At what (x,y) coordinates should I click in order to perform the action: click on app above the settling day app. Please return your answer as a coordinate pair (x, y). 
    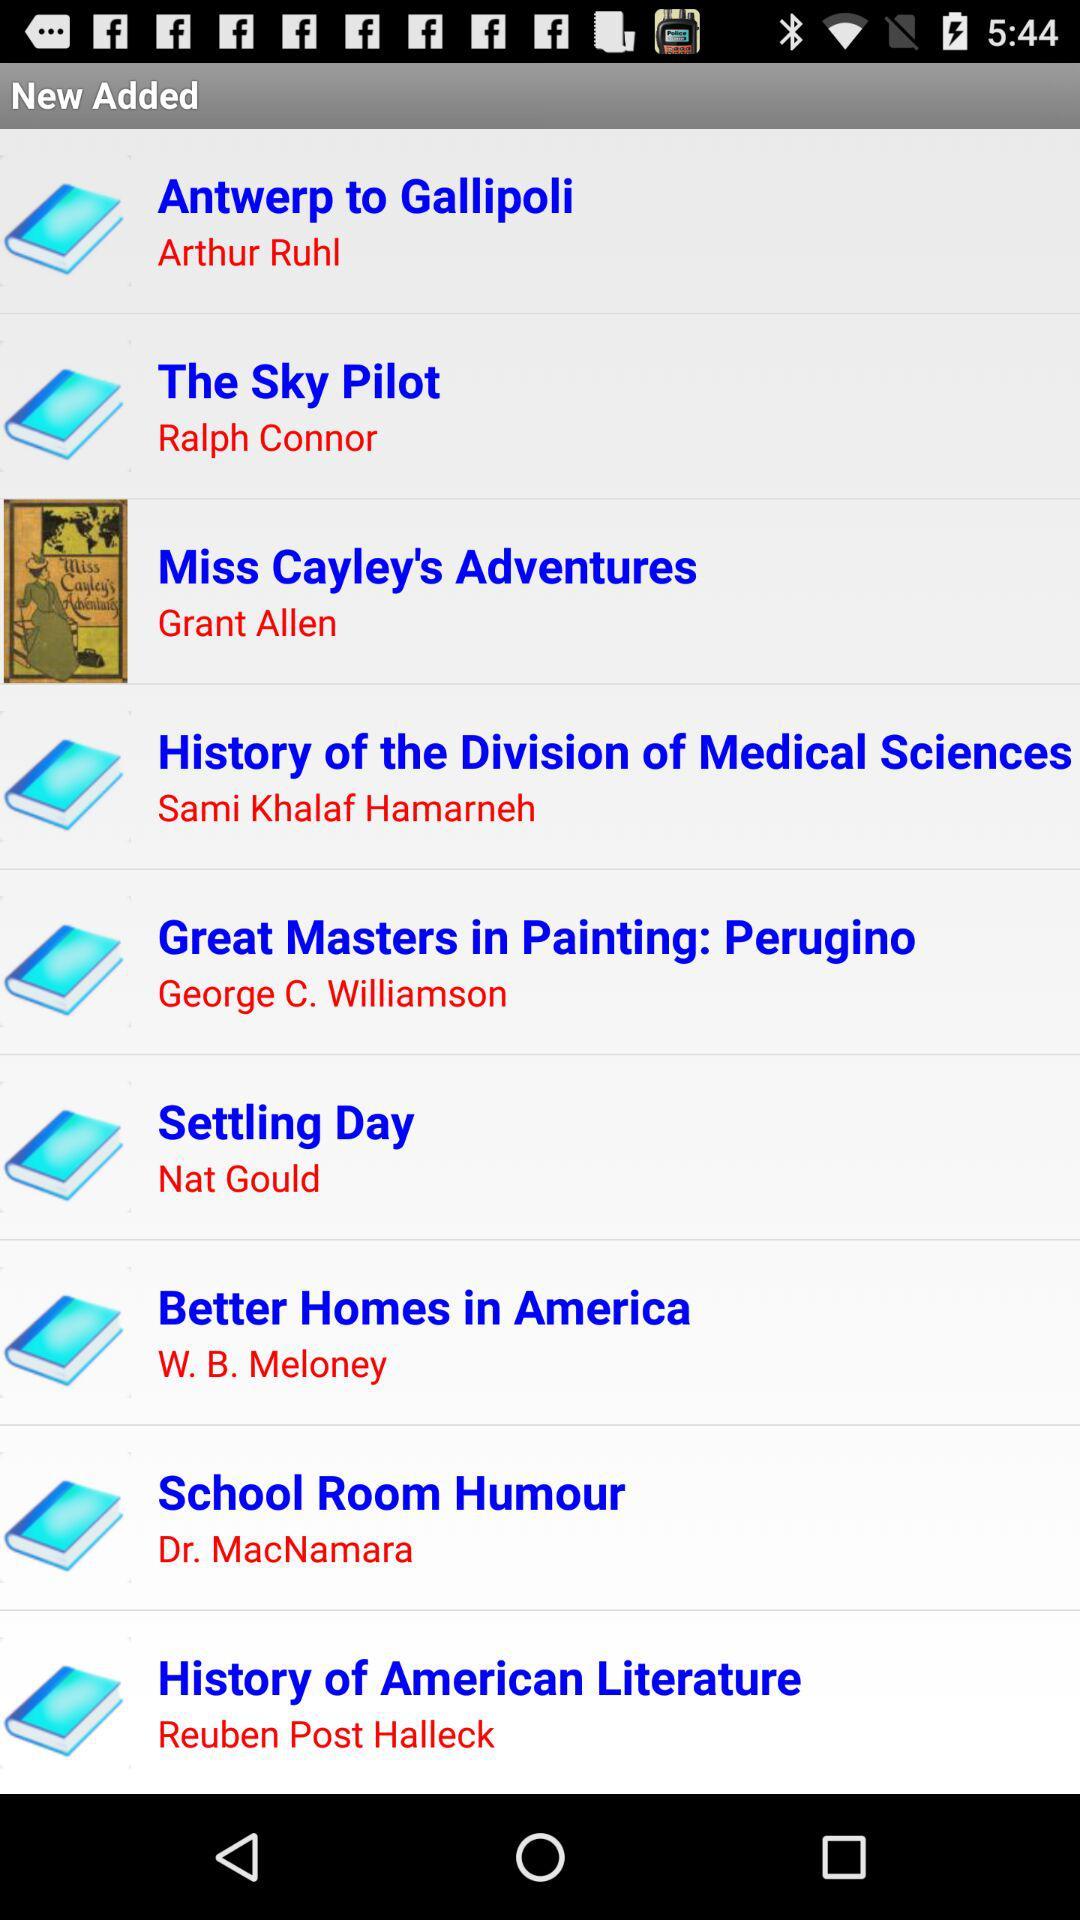
    Looking at the image, I should click on (331, 993).